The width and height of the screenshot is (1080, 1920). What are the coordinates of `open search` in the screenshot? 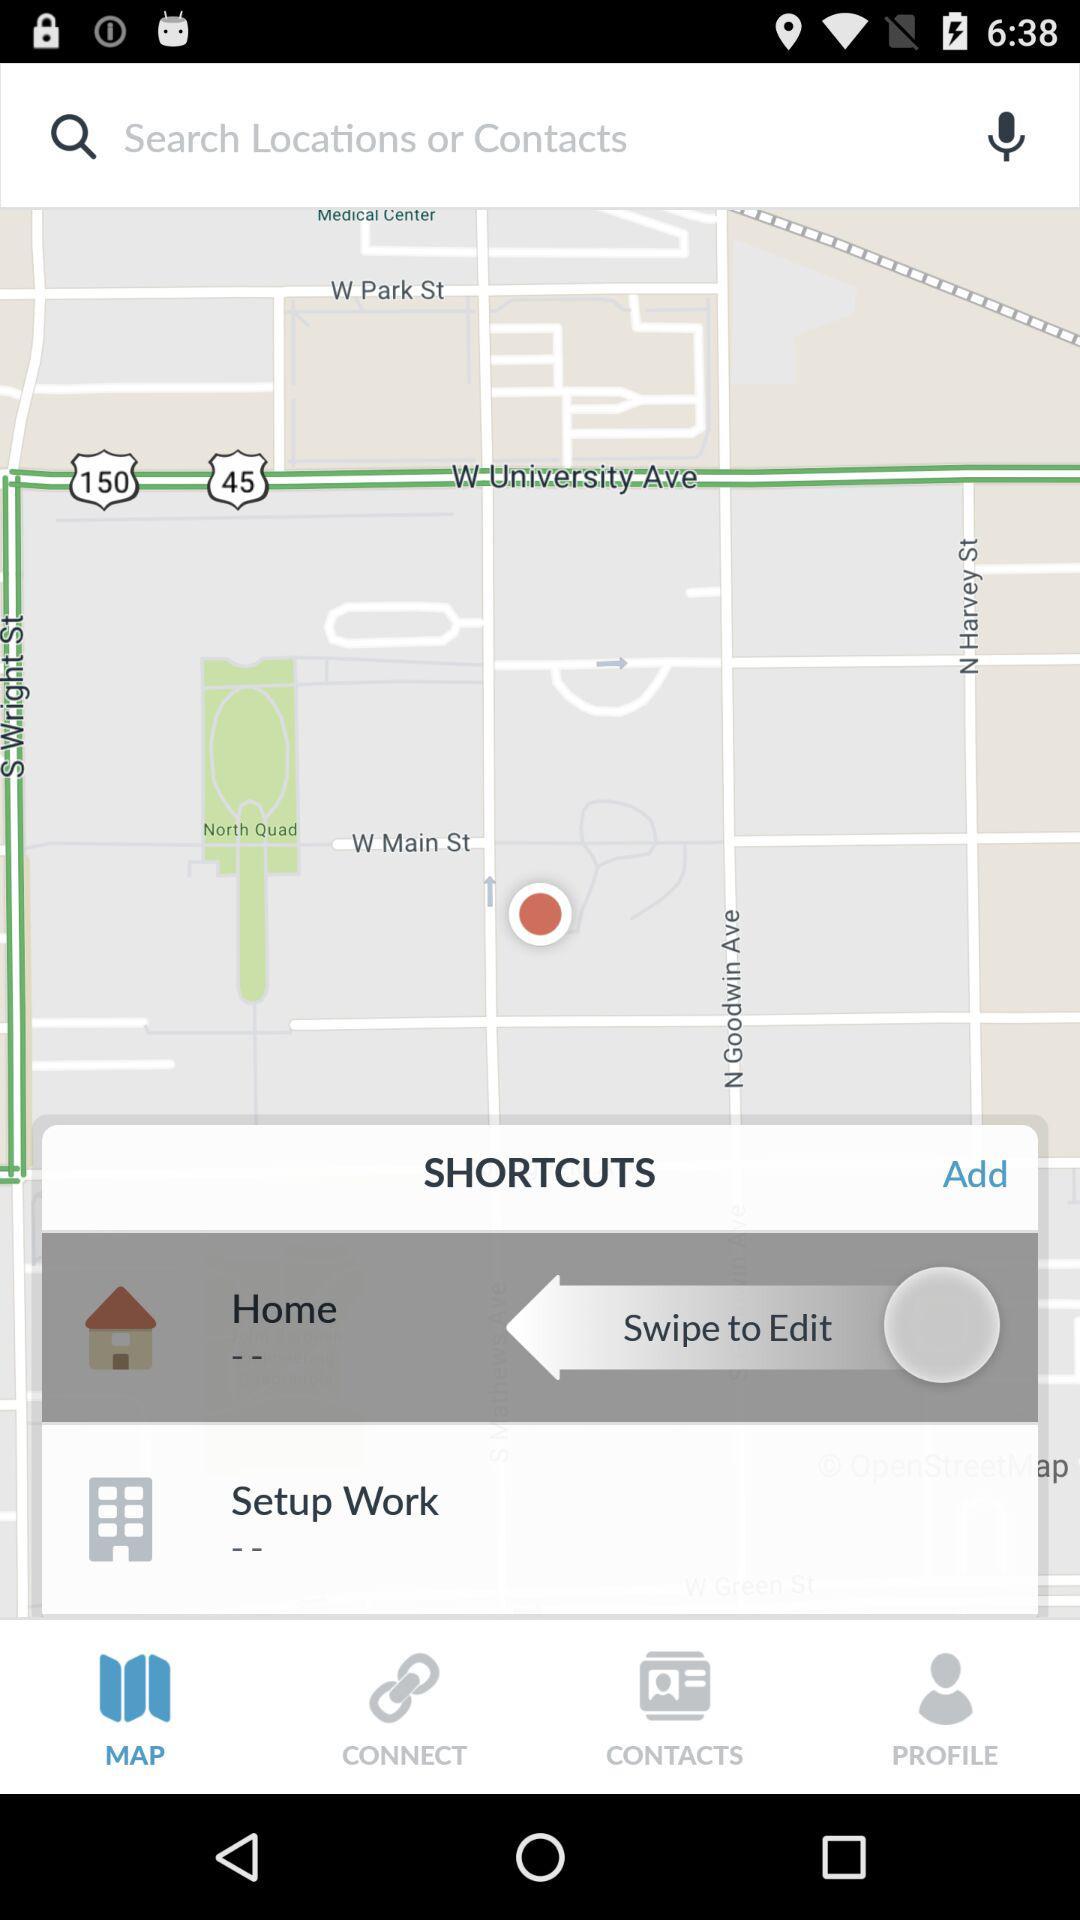 It's located at (507, 135).